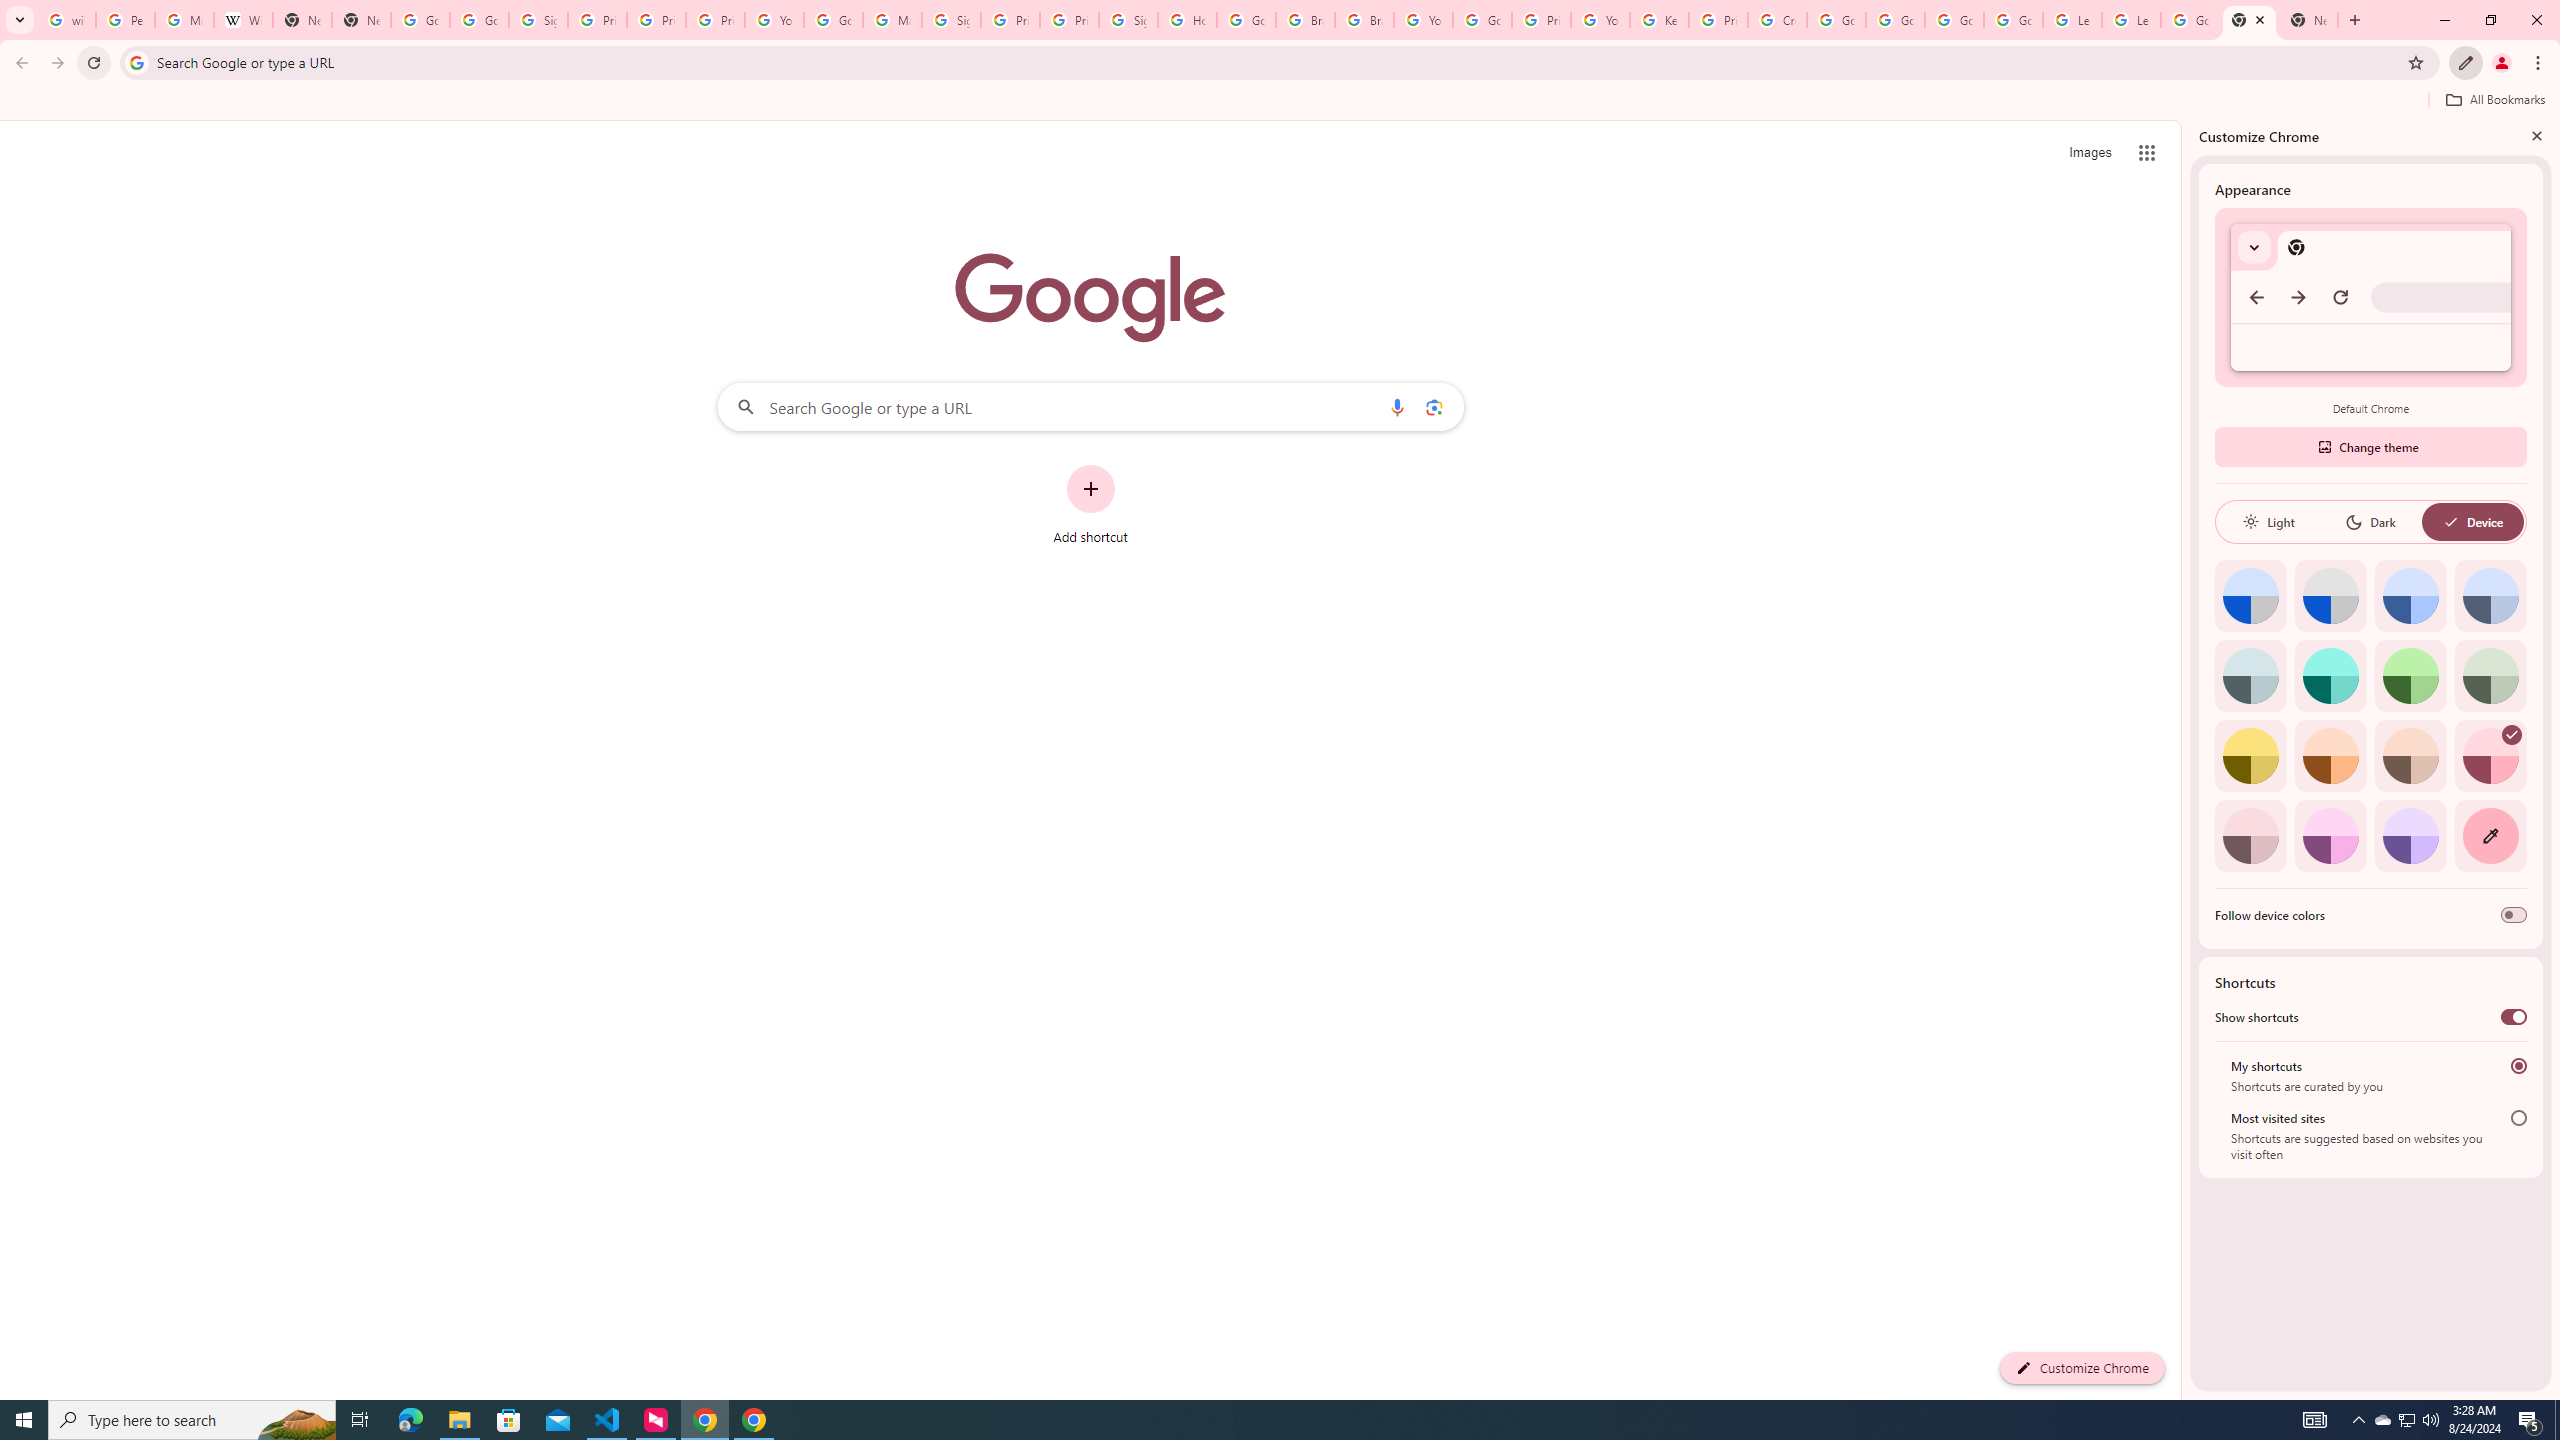 The height and width of the screenshot is (1440, 2560). I want to click on 'Most visited sites', so click(2519, 1118).